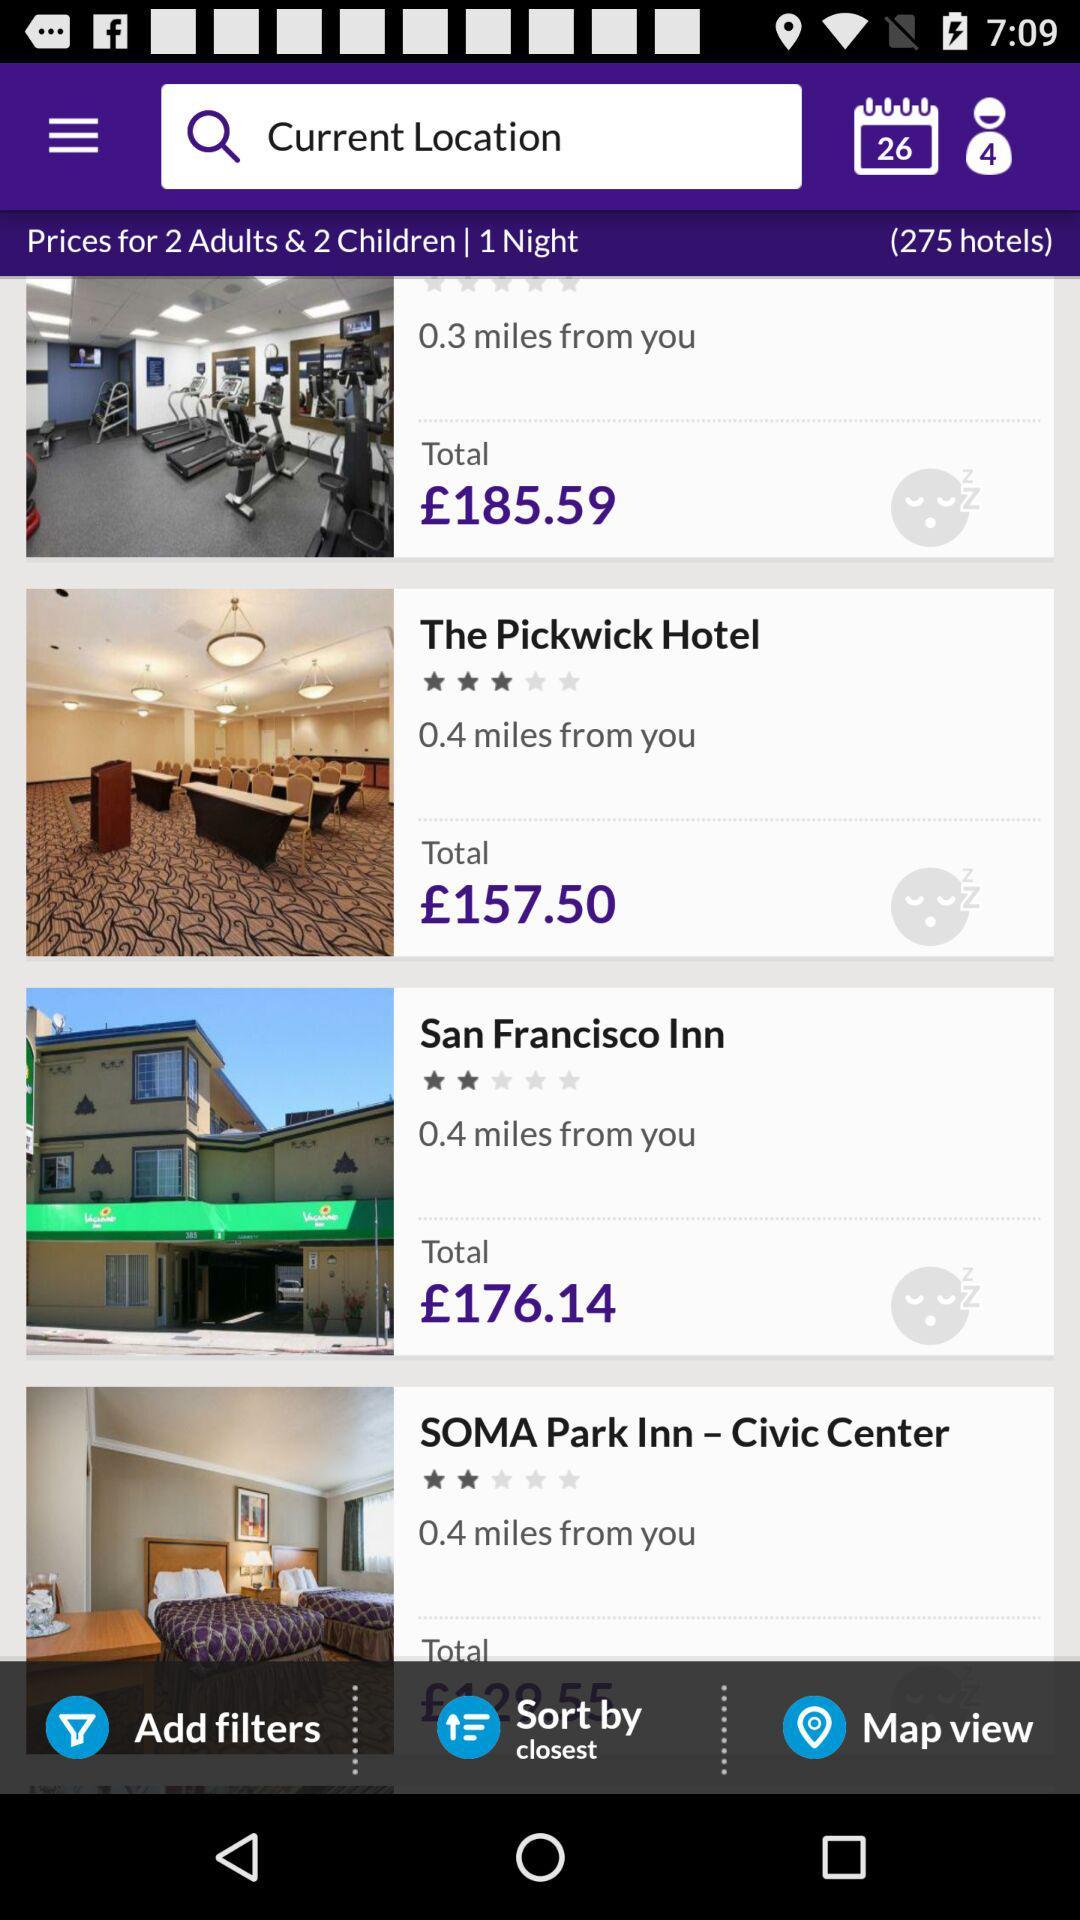 This screenshot has width=1080, height=1920. What do you see at coordinates (209, 771) in the screenshot?
I see `second image left  to the pickwick hotel` at bounding box center [209, 771].